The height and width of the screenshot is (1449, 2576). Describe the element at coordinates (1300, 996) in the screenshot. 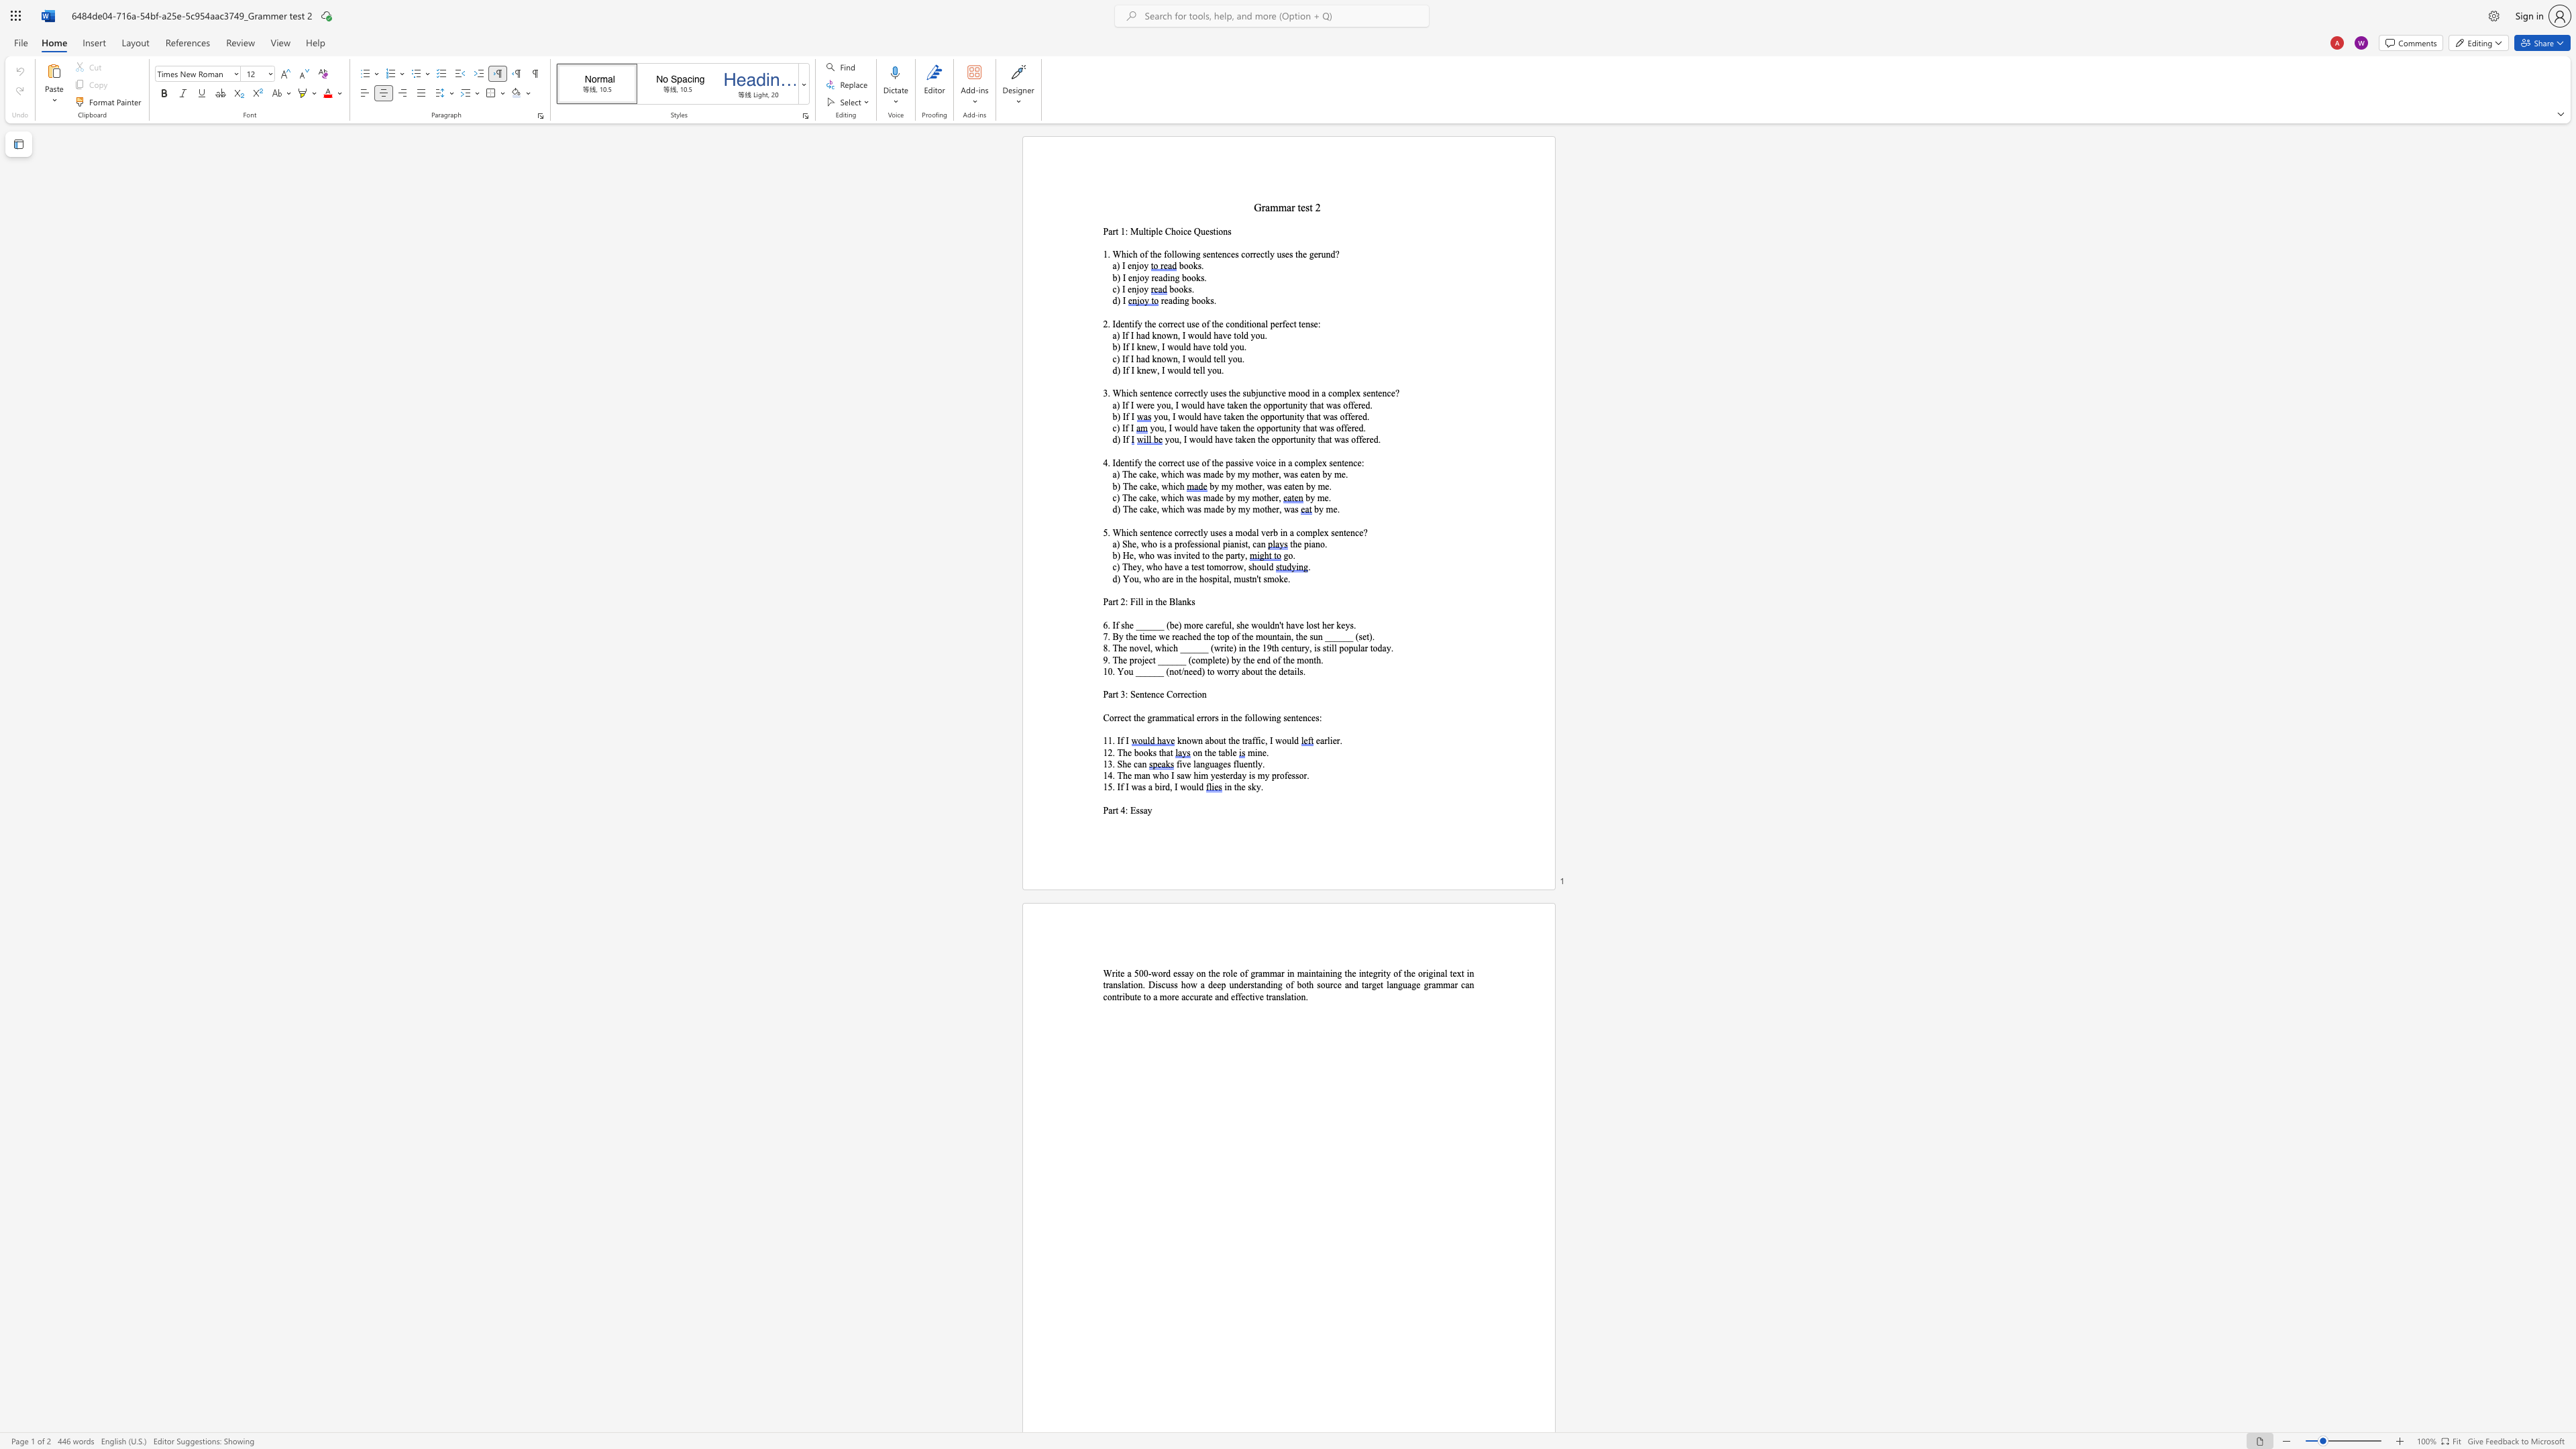

I see `the subset text "n." within the text "and effective translation."` at that location.